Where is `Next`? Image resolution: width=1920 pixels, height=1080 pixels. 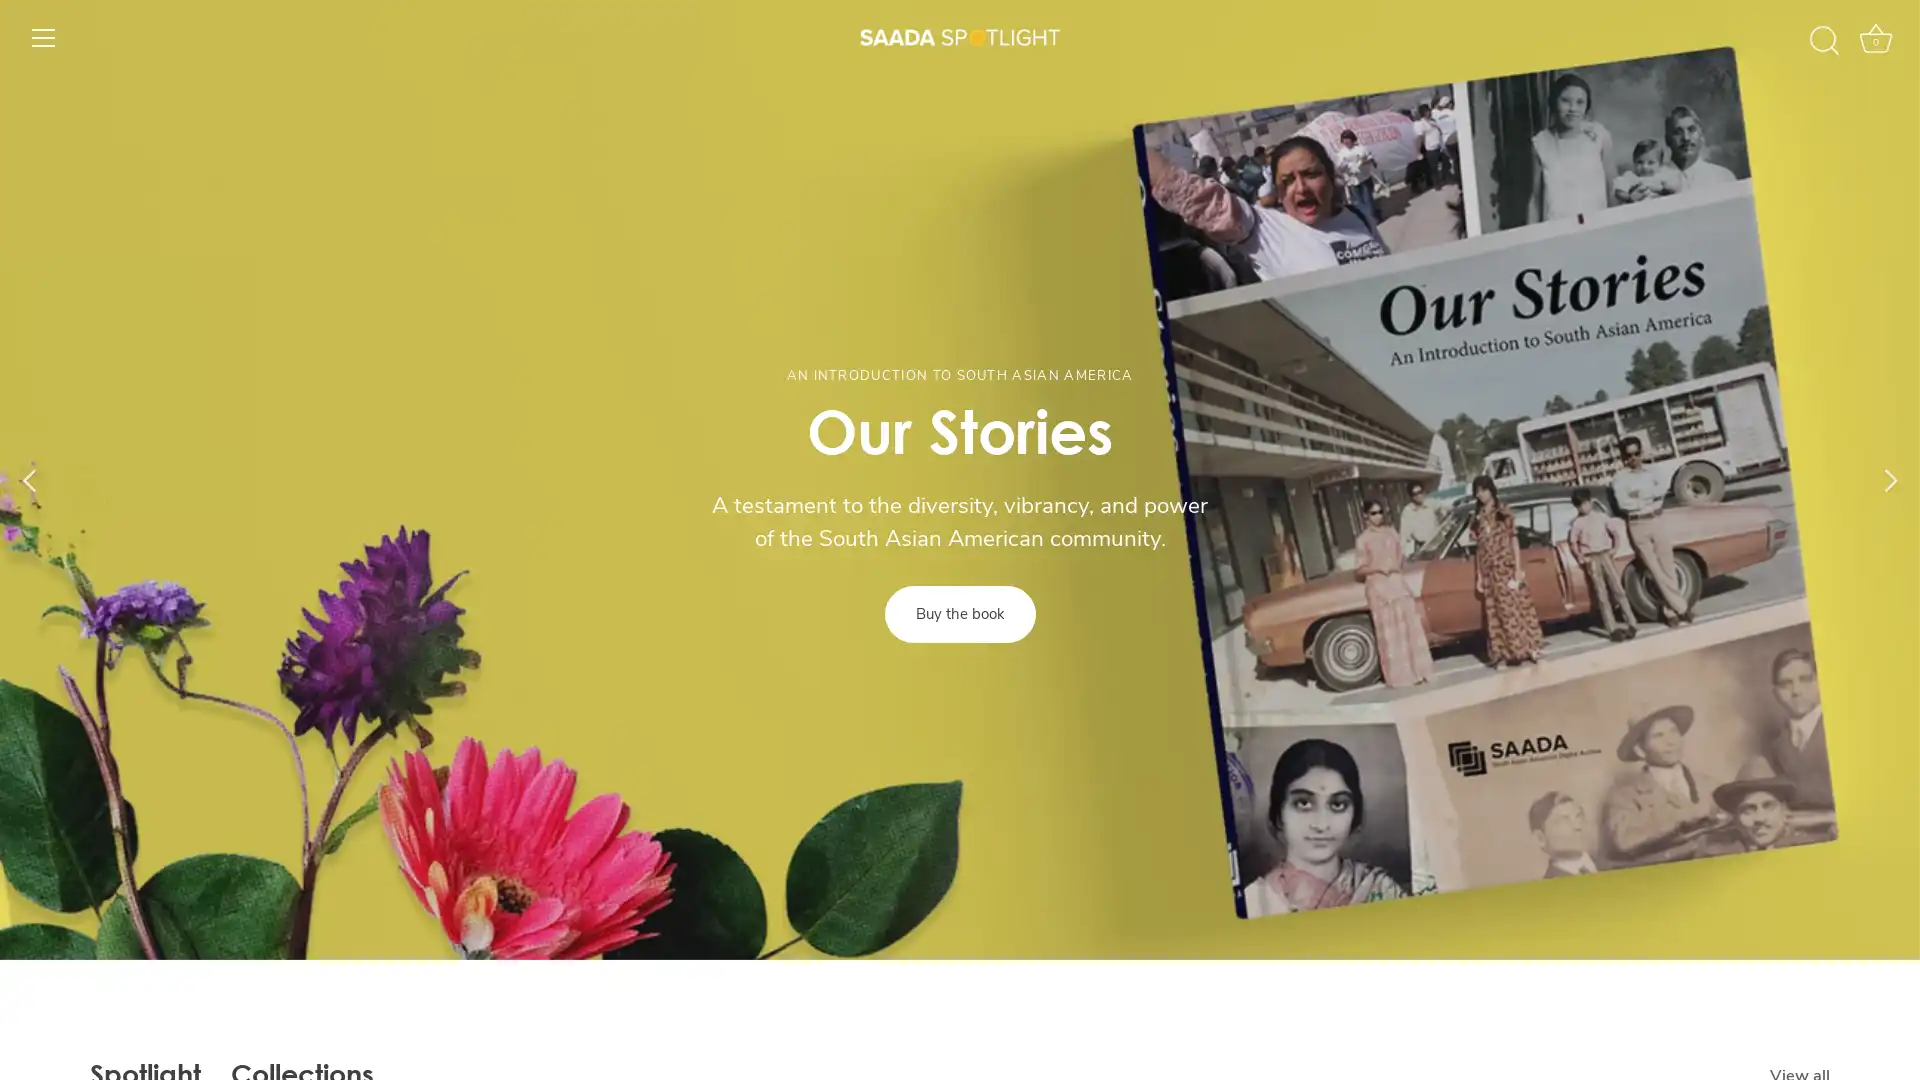 Next is located at coordinates (1889, 479).